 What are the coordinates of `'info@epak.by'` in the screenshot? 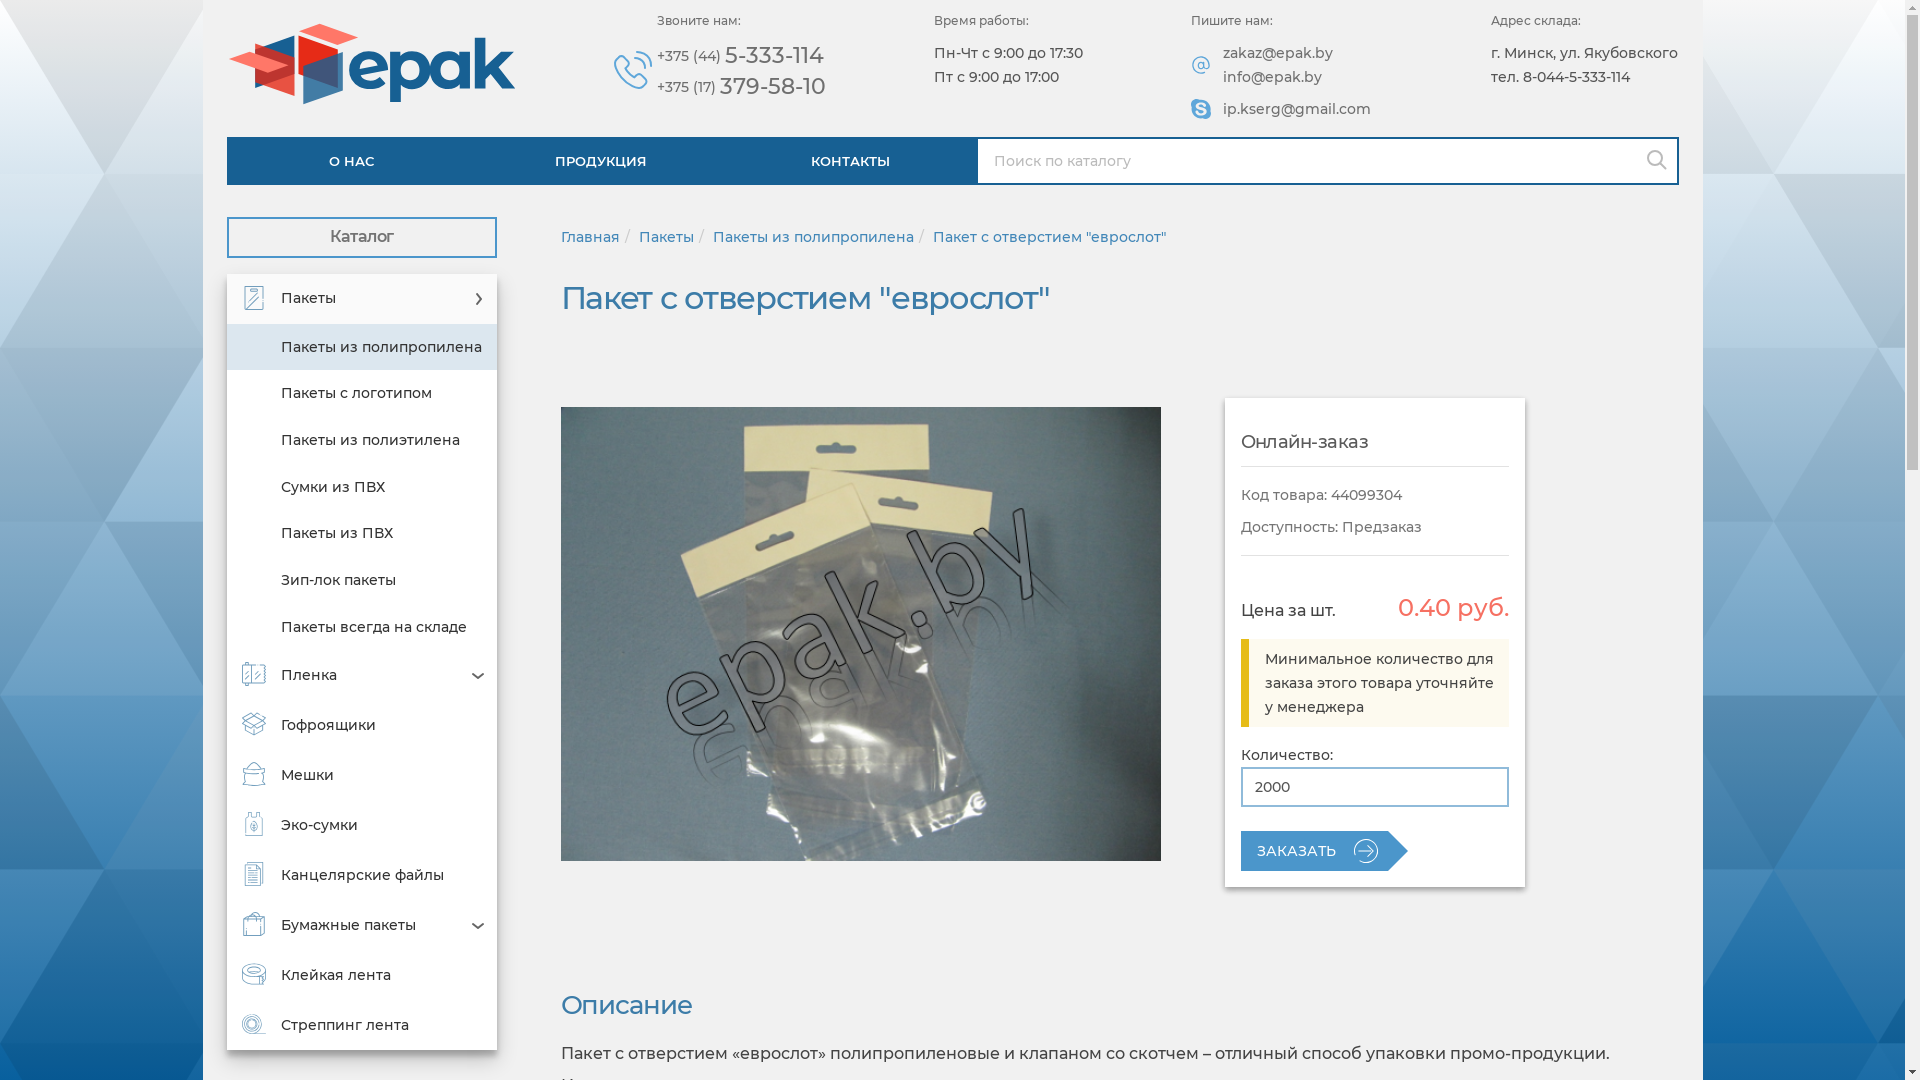 It's located at (1271, 76).